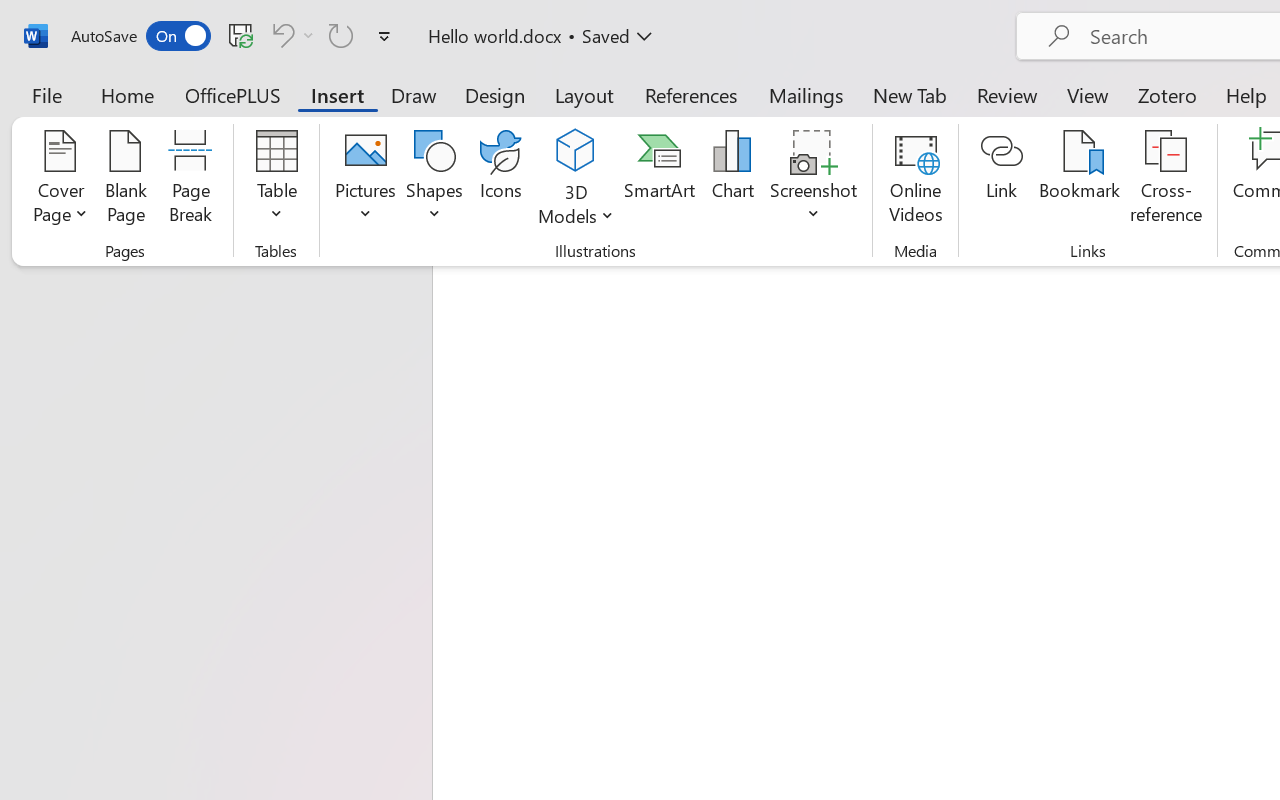 Image resolution: width=1280 pixels, height=800 pixels. What do you see at coordinates (909, 94) in the screenshot?
I see `'New Tab'` at bounding box center [909, 94].